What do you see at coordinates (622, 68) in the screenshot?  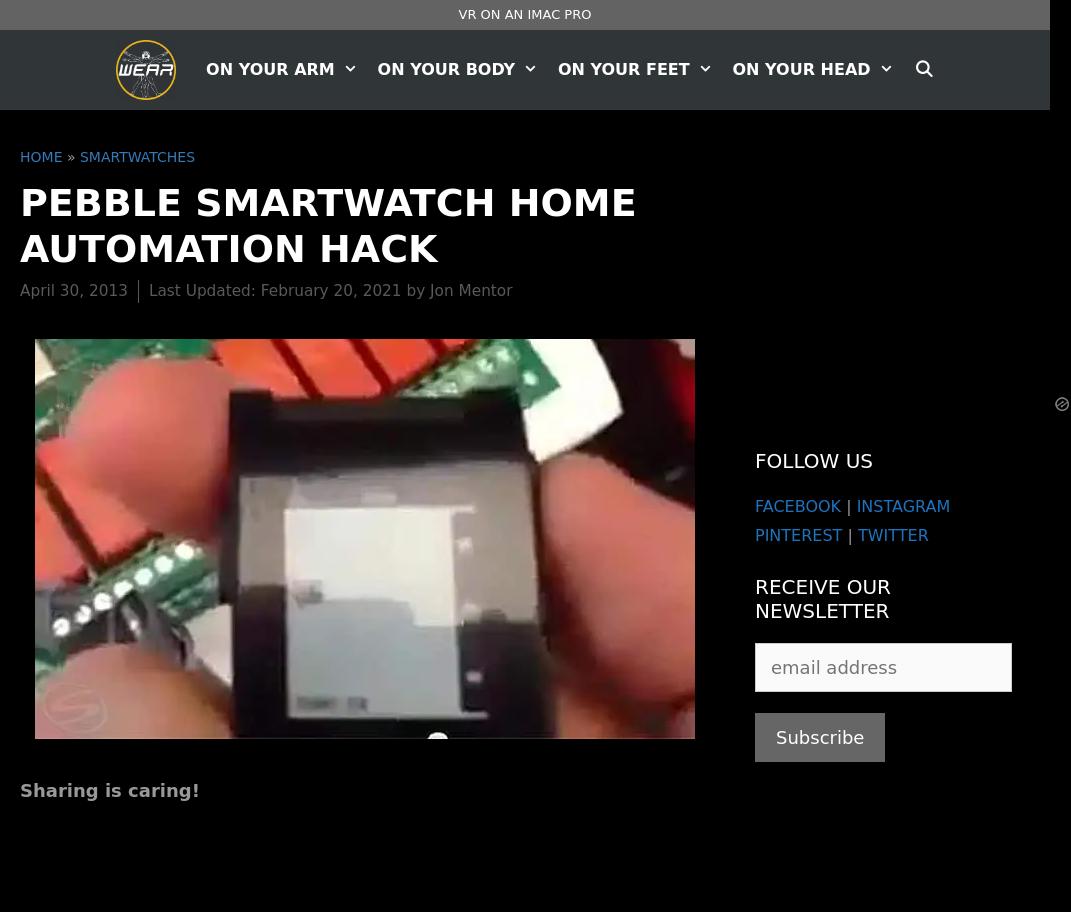 I see `'On Your Feet'` at bounding box center [622, 68].